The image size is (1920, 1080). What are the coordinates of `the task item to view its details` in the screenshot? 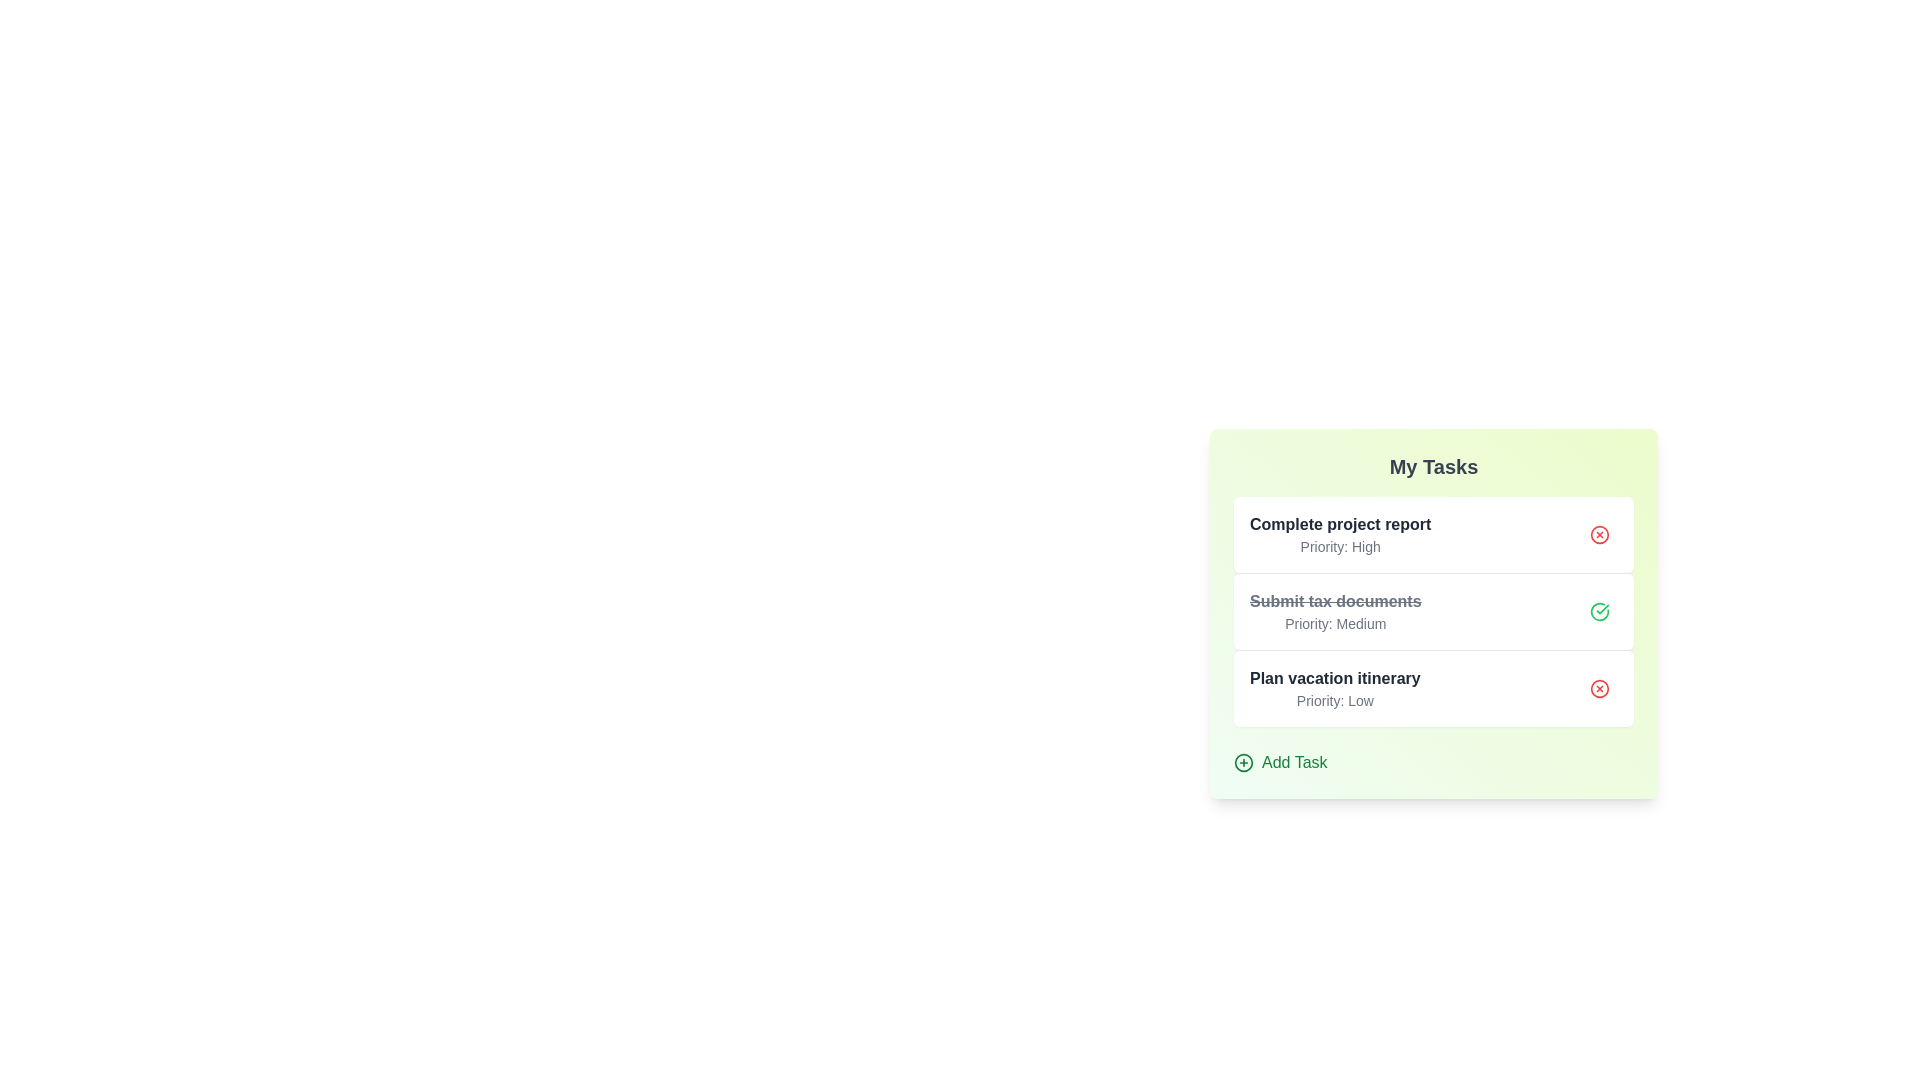 It's located at (1433, 534).